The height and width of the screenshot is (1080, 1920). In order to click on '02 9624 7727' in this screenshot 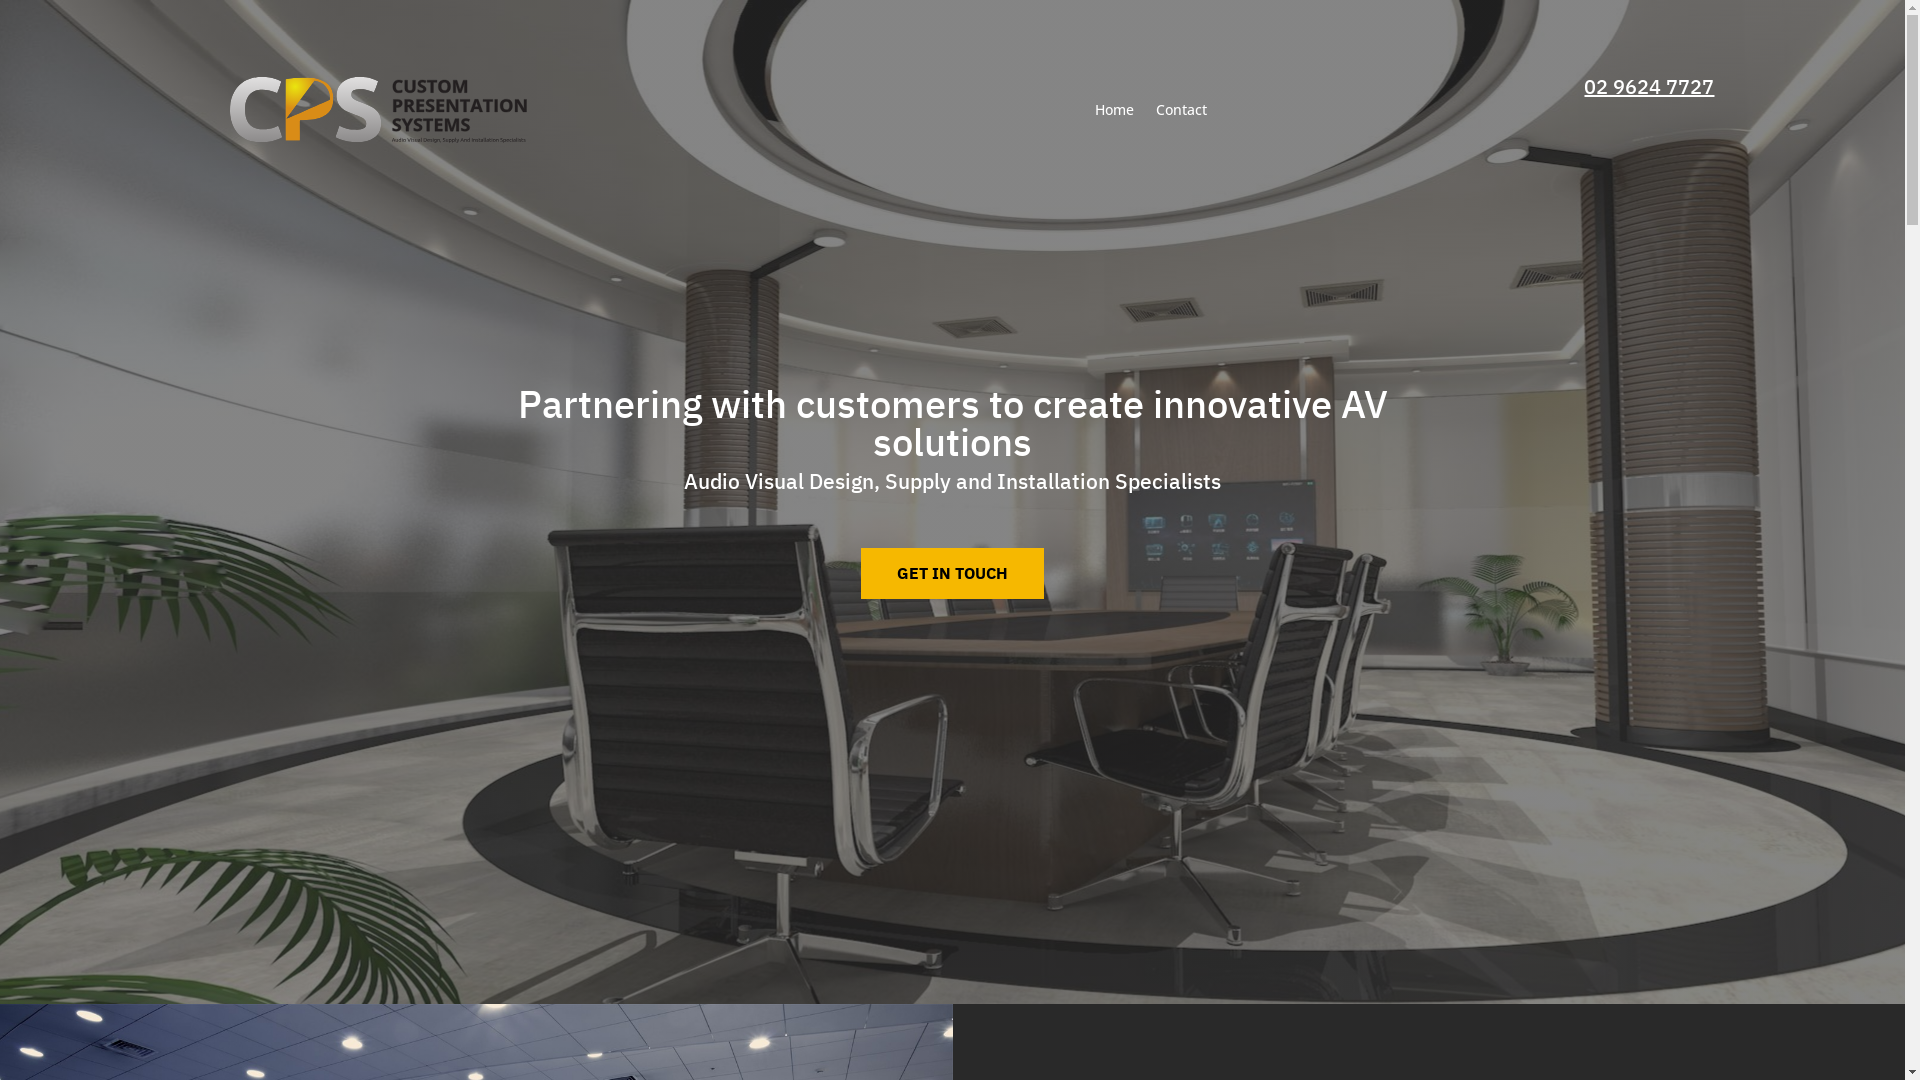, I will do `click(1649, 85)`.